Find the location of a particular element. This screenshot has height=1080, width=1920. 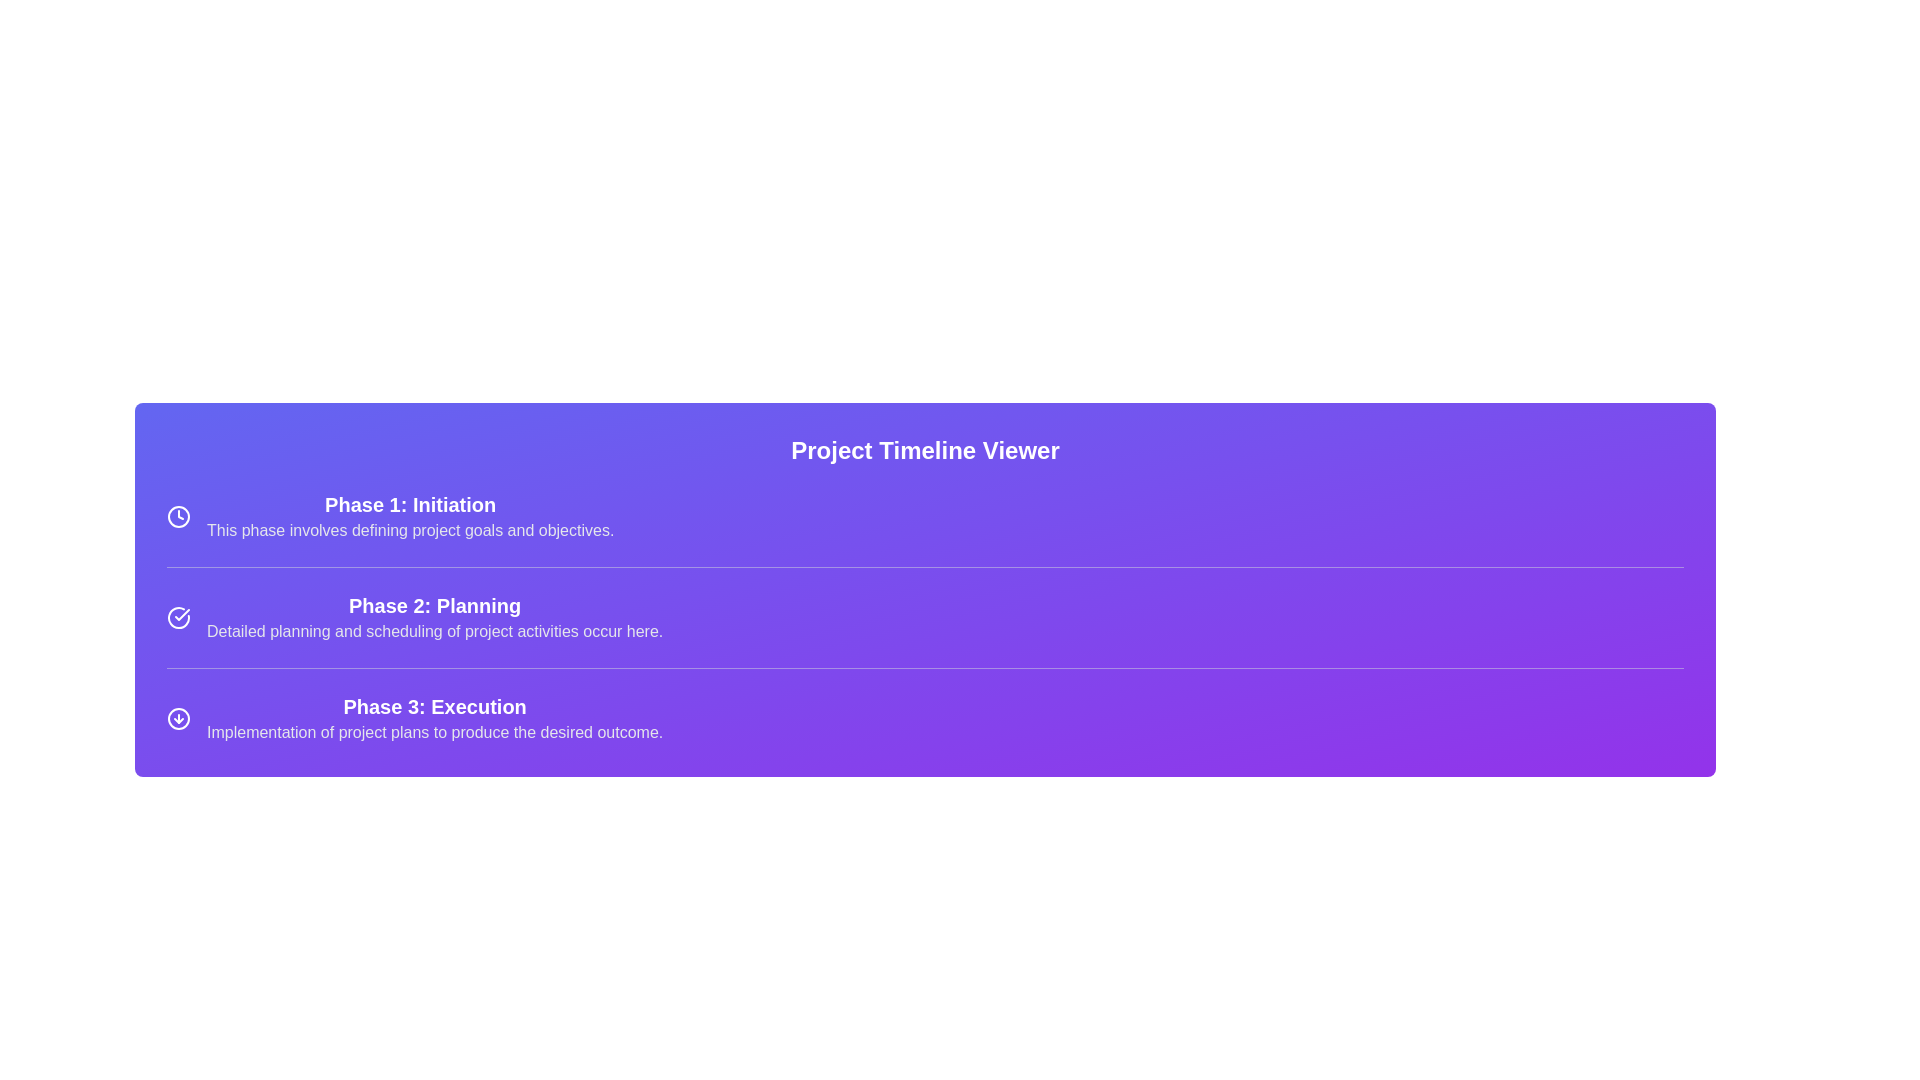

the checkmark-shaped icon indicating completion, located next to the text 'Phase 2: Planning' in the second row of the timeline viewer is located at coordinates (182, 613).